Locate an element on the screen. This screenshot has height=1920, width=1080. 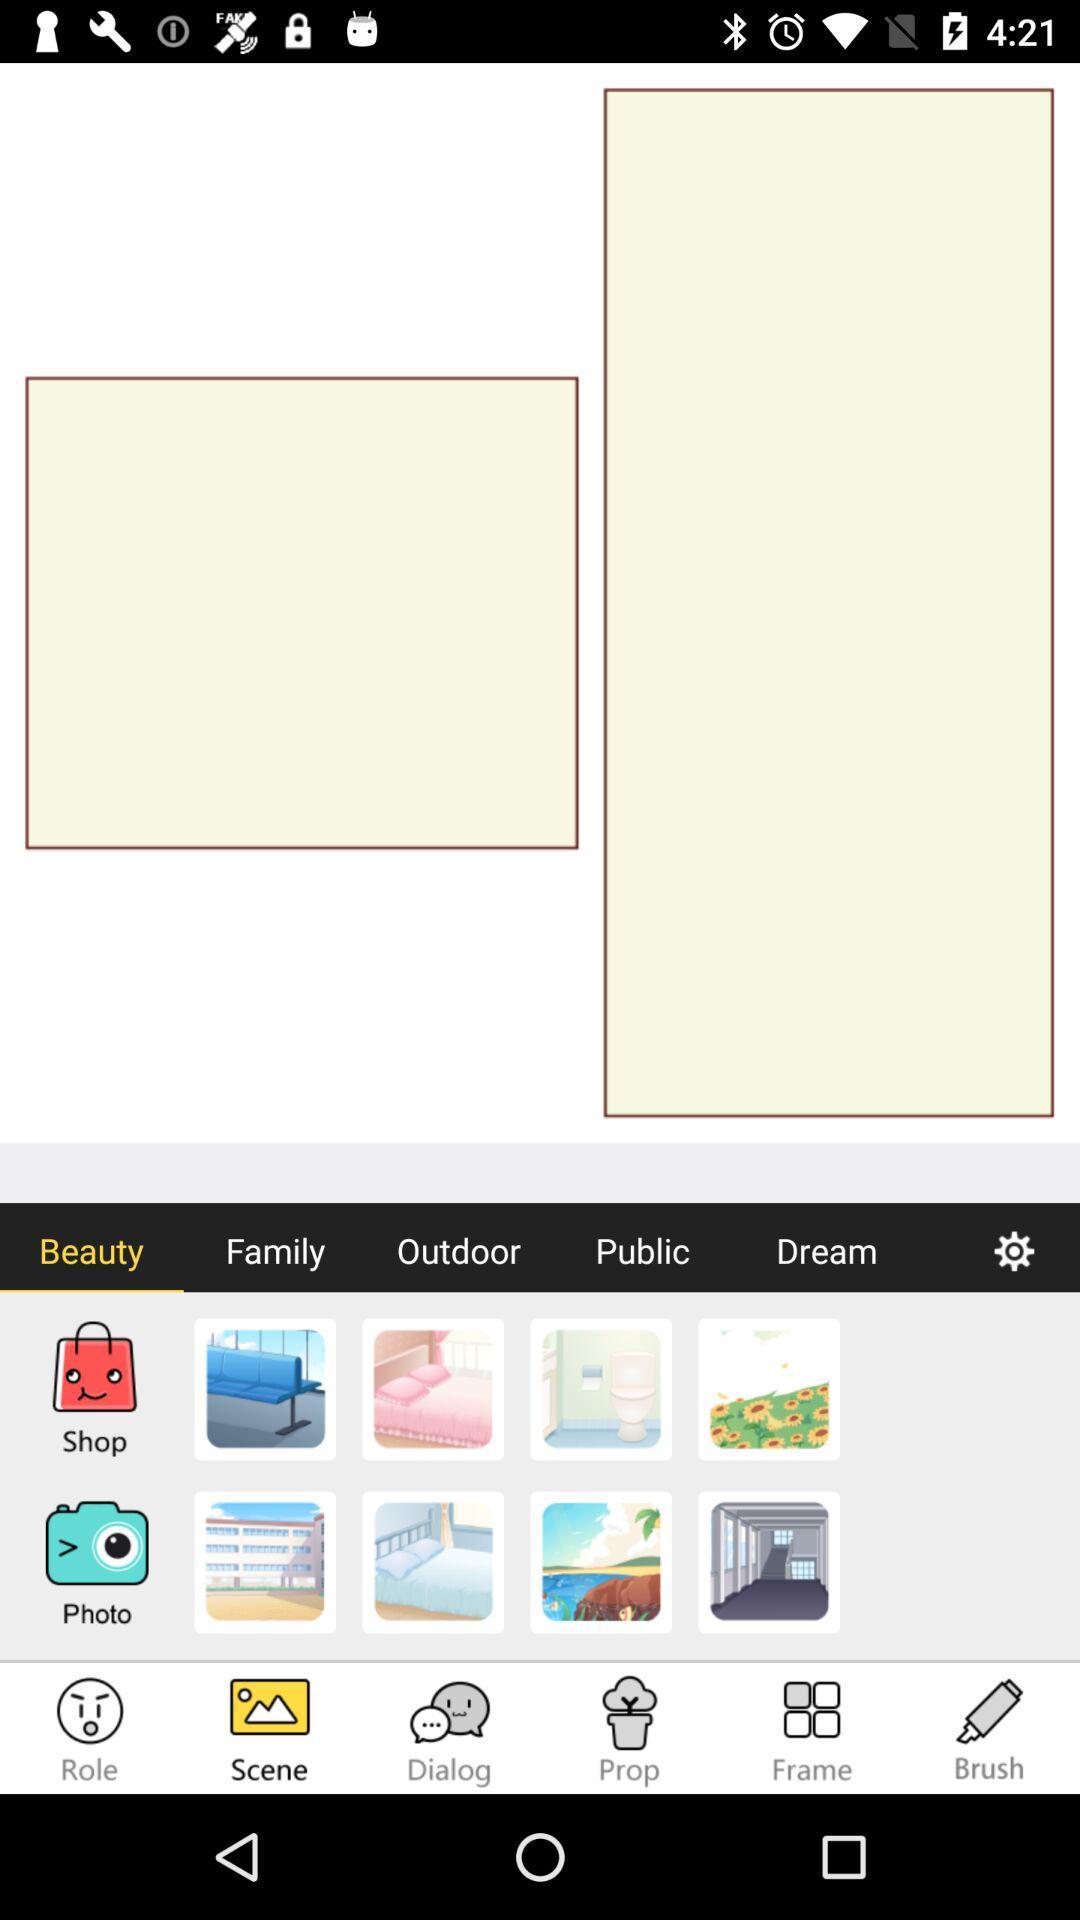
the wallpaper icon is located at coordinates (270, 1730).